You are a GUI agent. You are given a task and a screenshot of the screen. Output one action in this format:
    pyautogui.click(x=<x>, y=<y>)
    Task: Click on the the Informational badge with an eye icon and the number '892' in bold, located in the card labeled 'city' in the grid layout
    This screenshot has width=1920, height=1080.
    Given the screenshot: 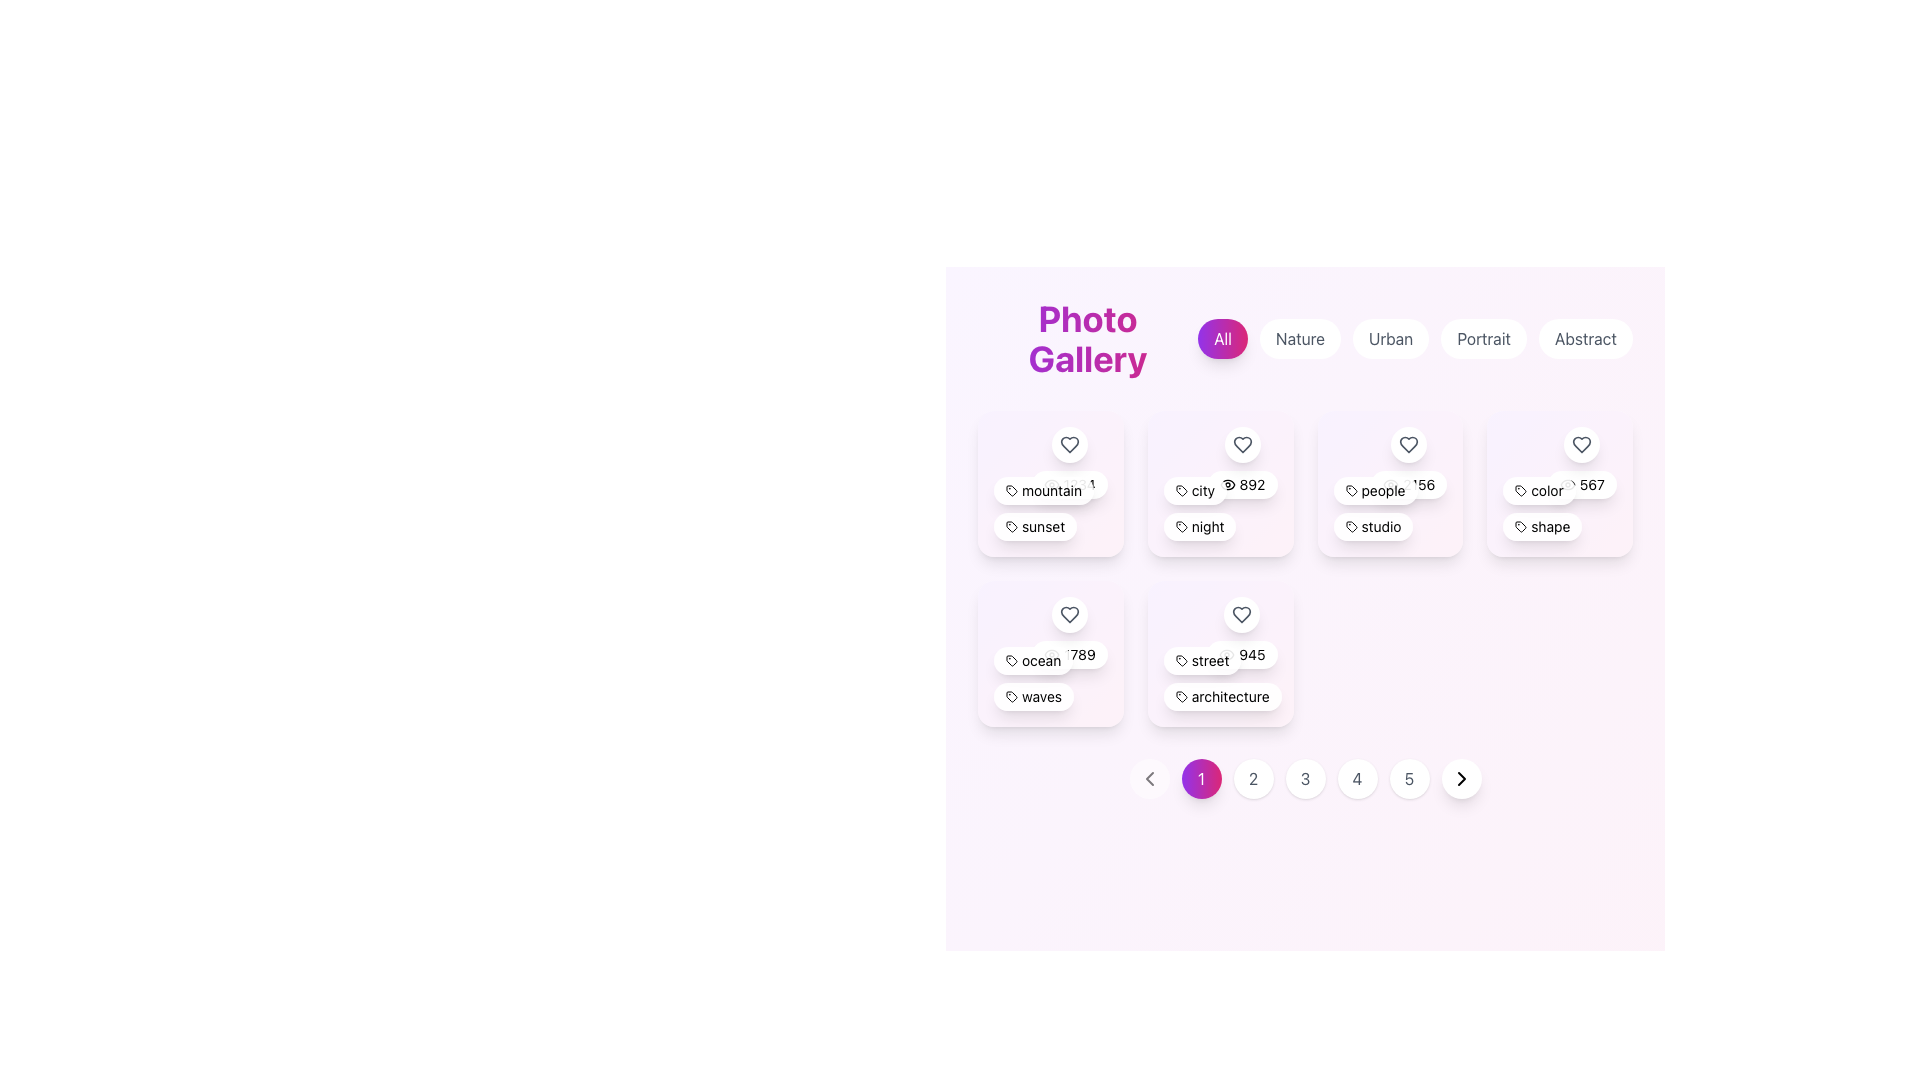 What is the action you would take?
    pyautogui.click(x=1241, y=485)
    